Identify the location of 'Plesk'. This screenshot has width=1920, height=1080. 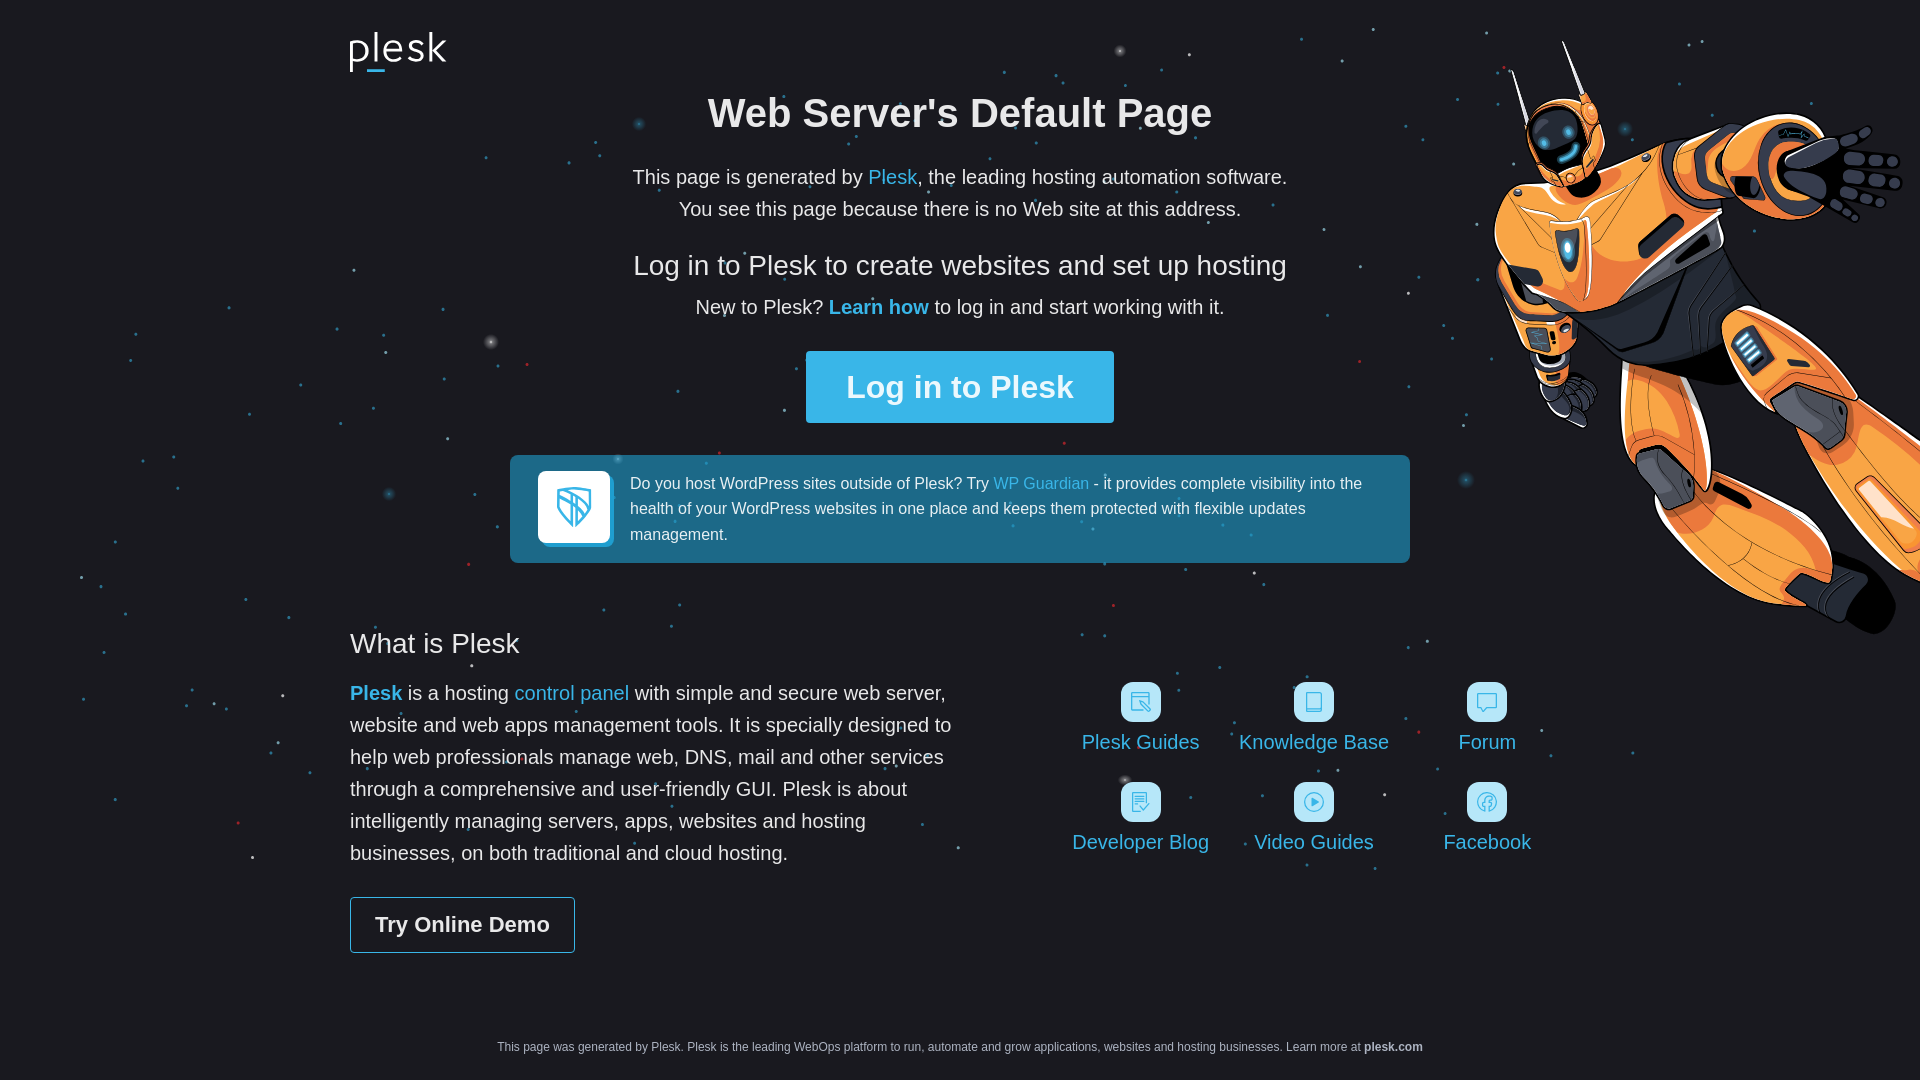
(868, 176).